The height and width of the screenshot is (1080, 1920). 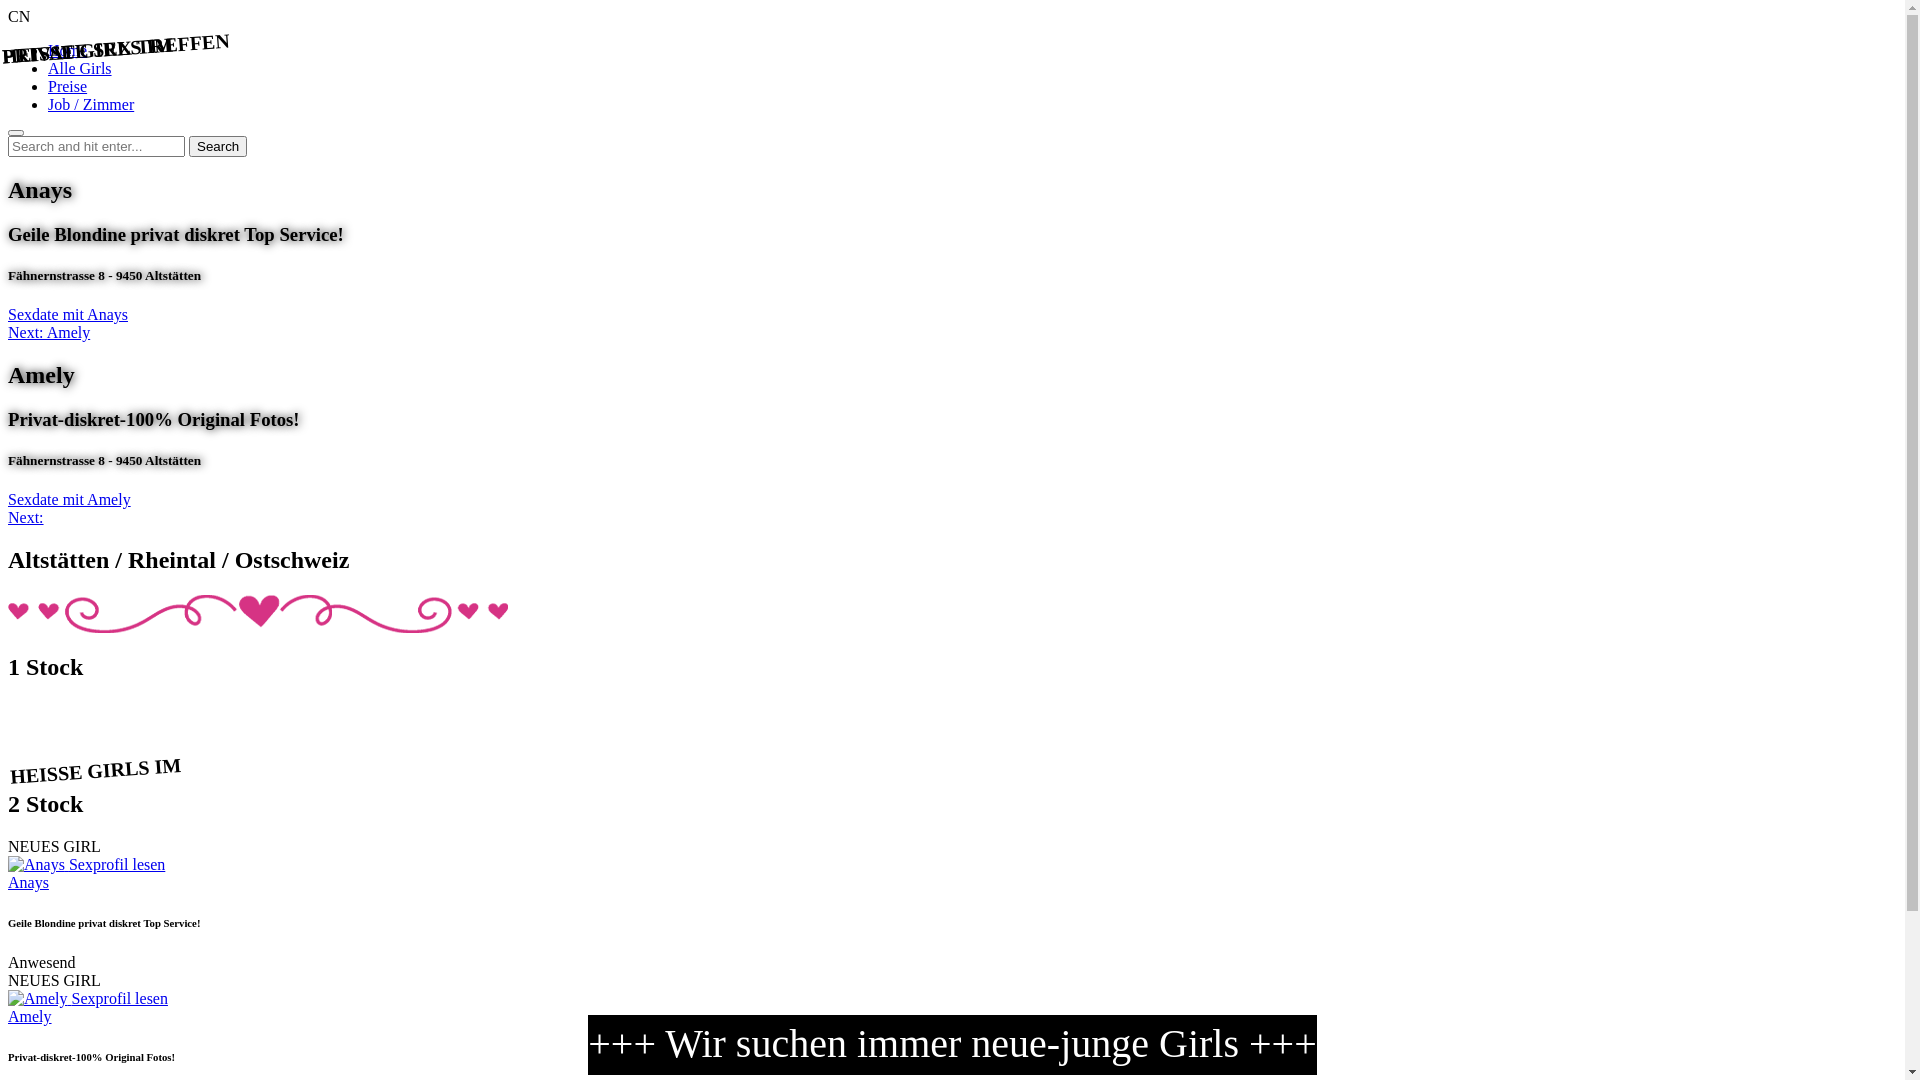 I want to click on 'Sexprofil lesen', so click(x=68, y=863).